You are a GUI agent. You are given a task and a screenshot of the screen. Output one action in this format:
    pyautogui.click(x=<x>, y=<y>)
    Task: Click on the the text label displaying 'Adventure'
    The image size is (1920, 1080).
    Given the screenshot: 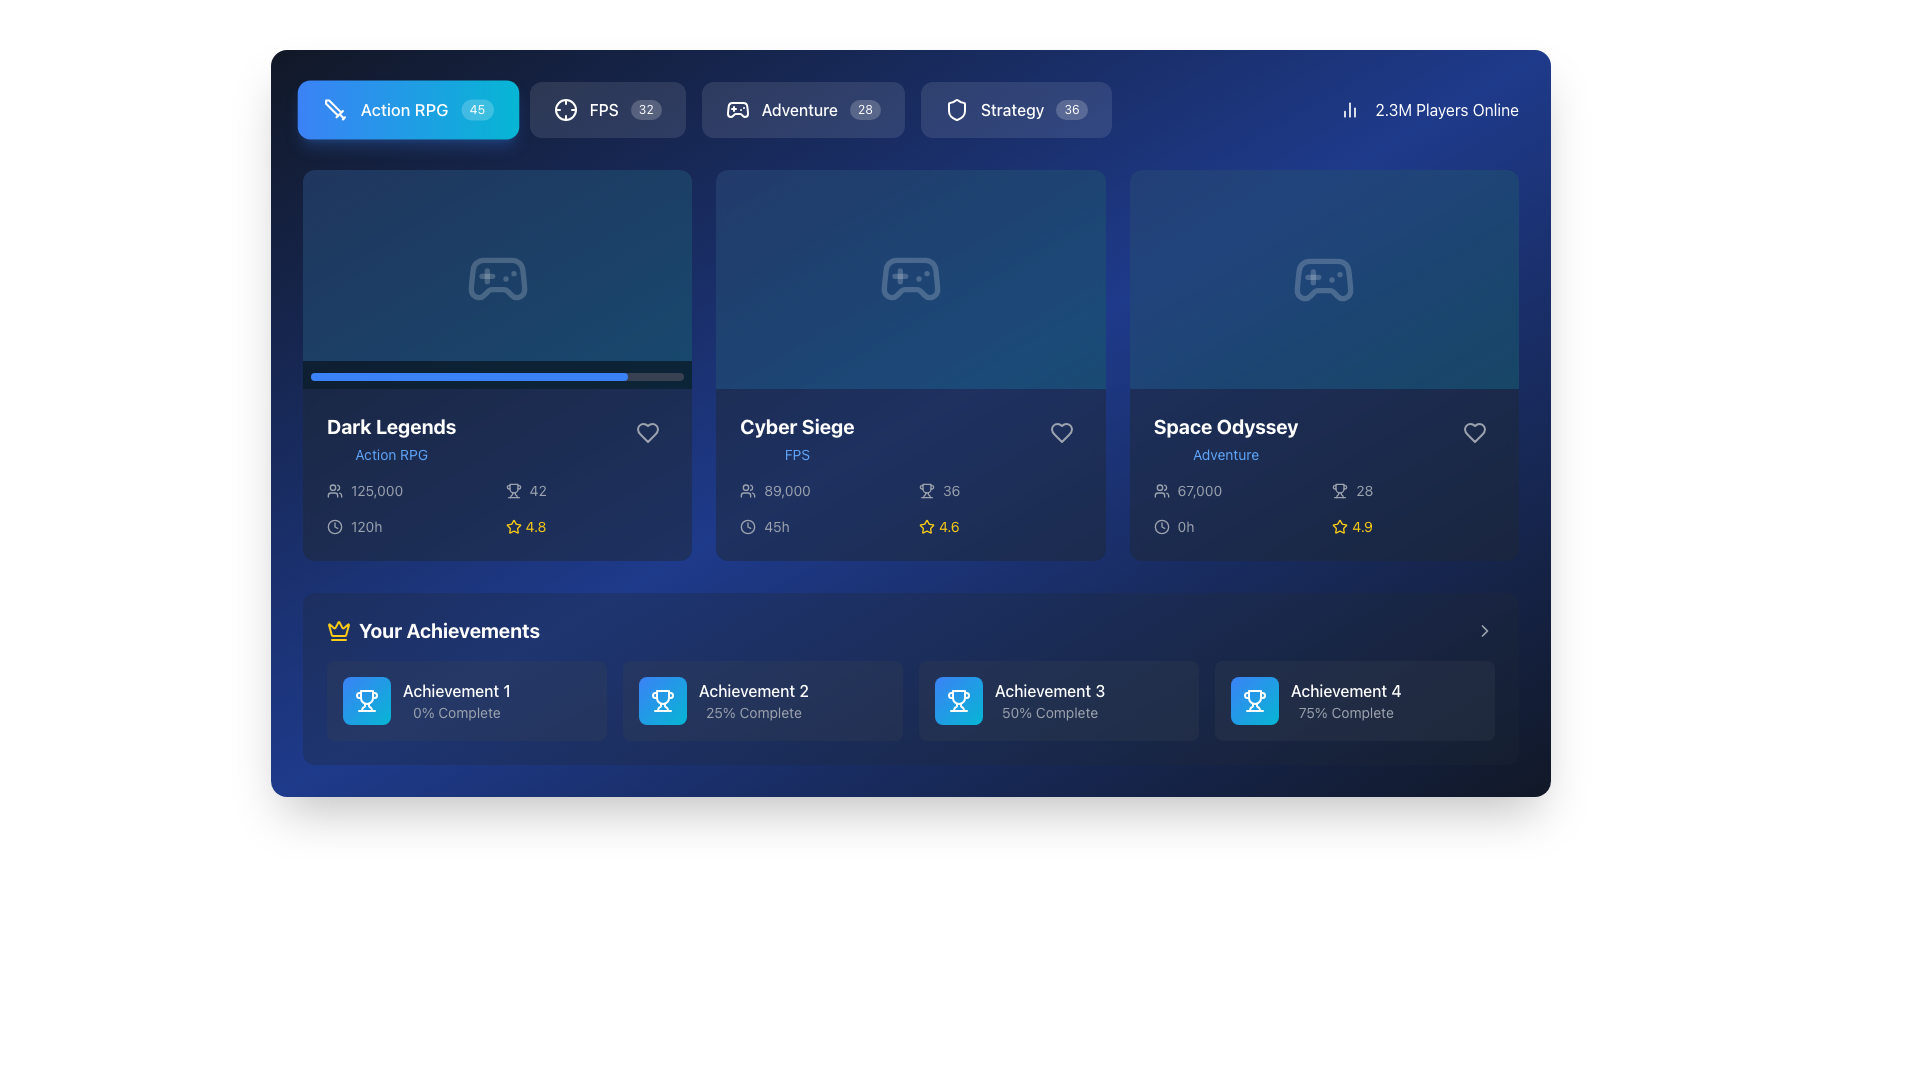 What is the action you would take?
    pyautogui.click(x=1225, y=455)
    